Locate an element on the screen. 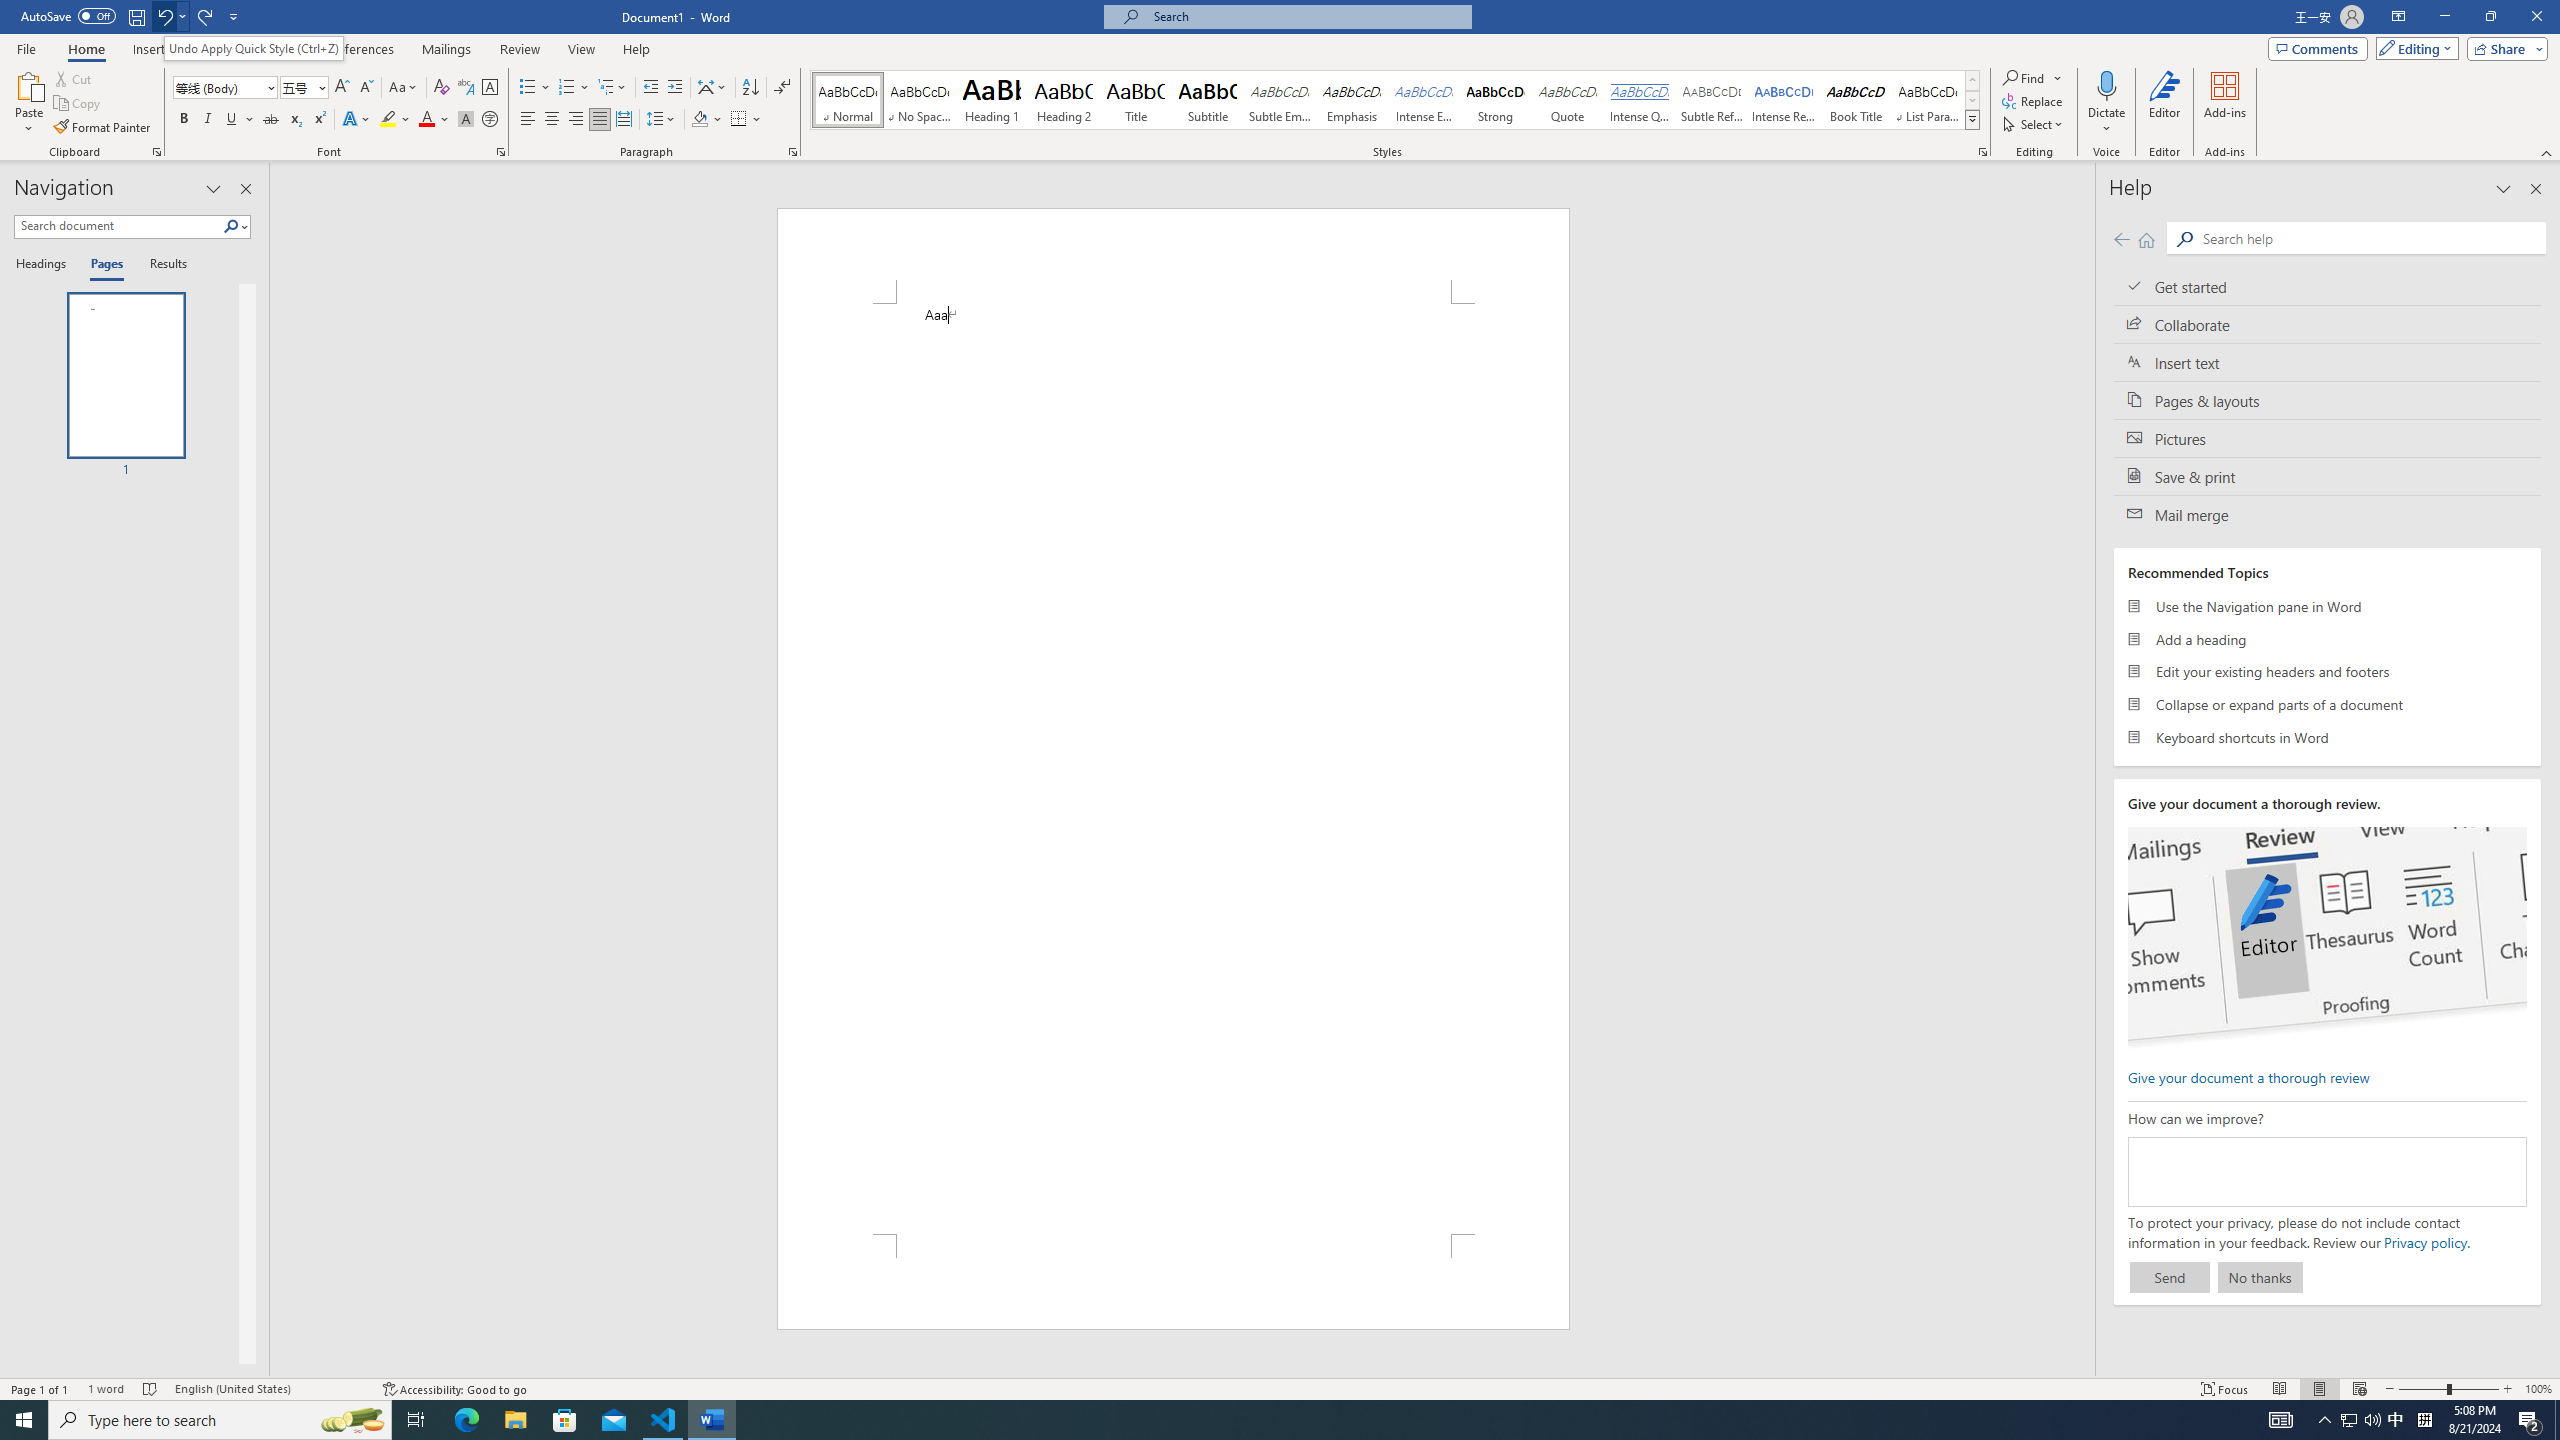 The image size is (2560, 1440). 'Privacy policy' is located at coordinates (2425, 1241).